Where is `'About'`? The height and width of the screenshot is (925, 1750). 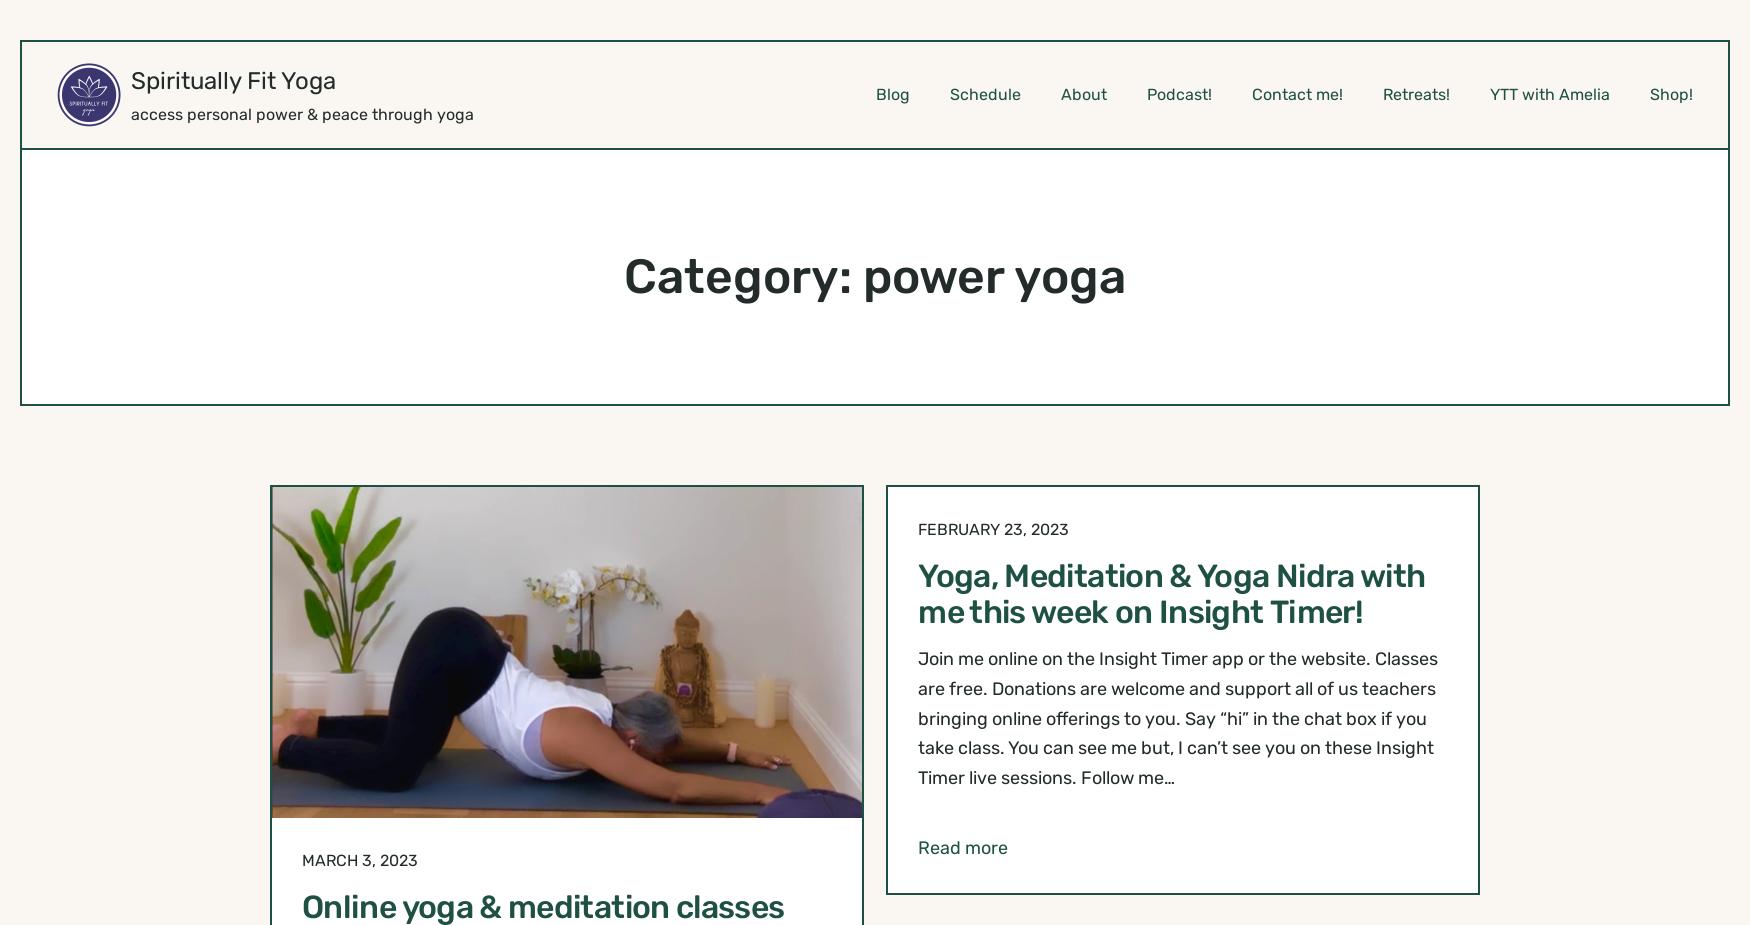 'About' is located at coordinates (1083, 92).